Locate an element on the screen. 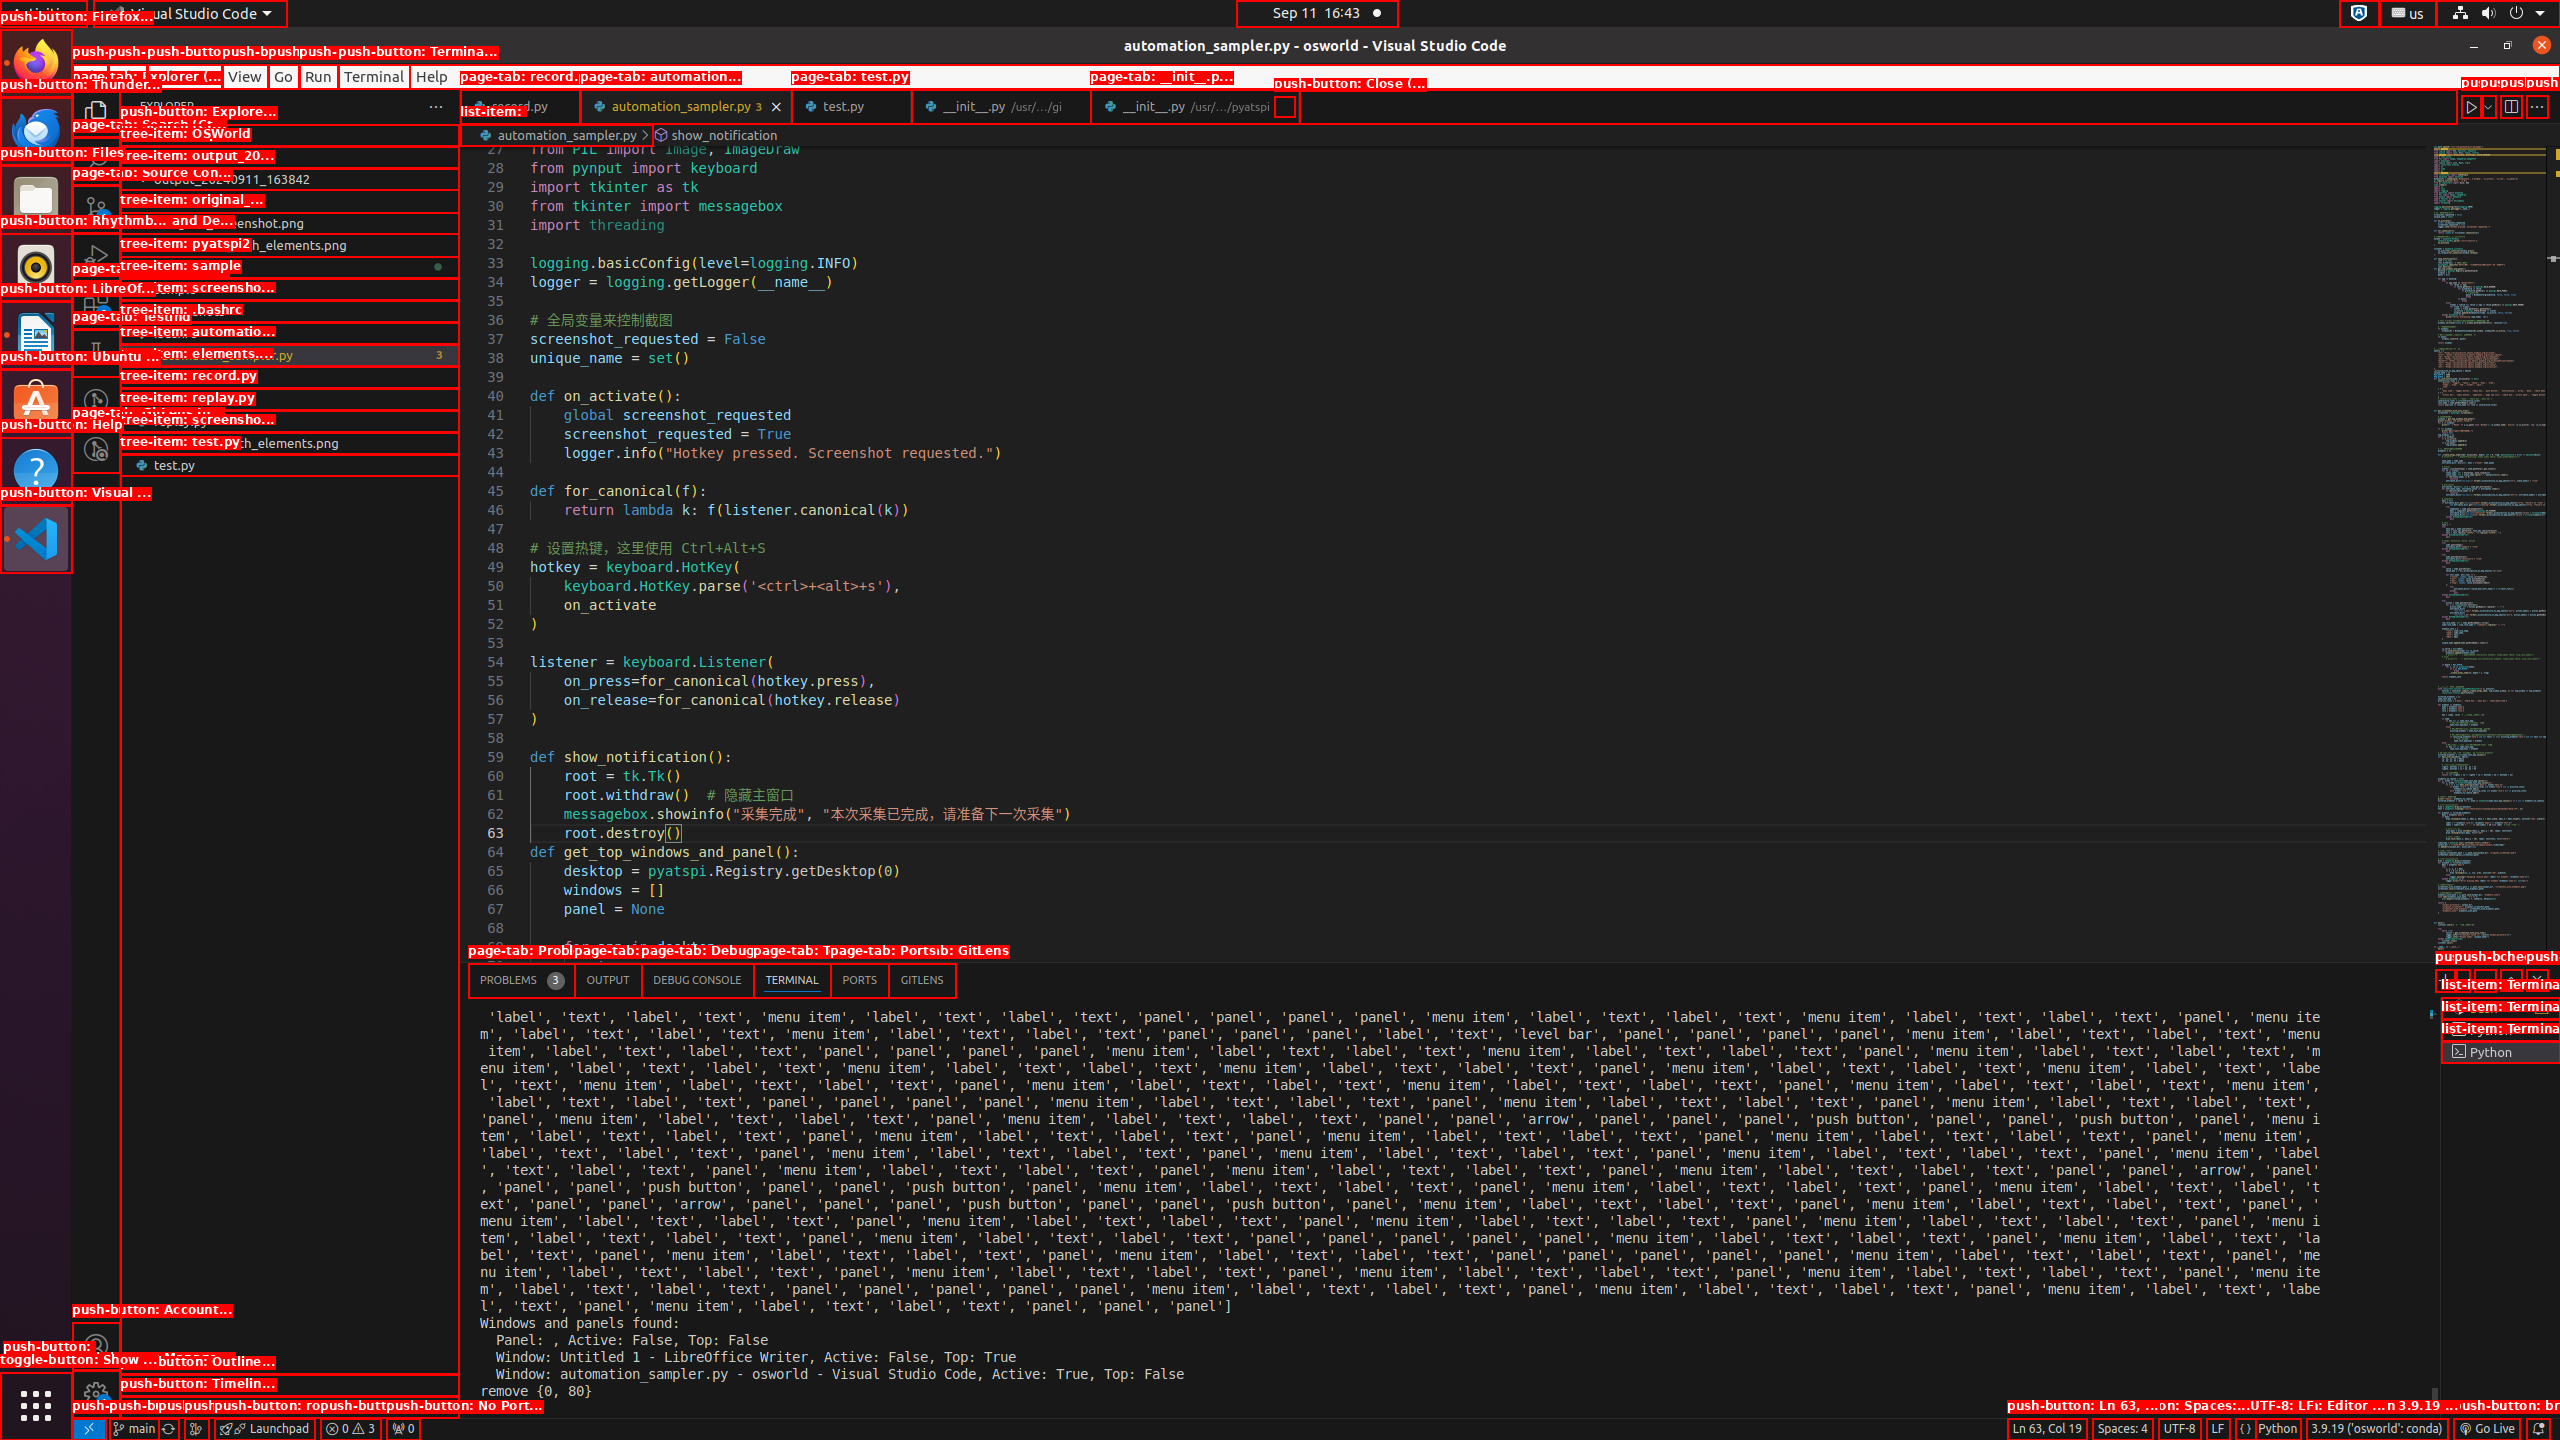 This screenshot has height=1440, width=2560. 'Spaces: 4' is located at coordinates (2121, 1428).